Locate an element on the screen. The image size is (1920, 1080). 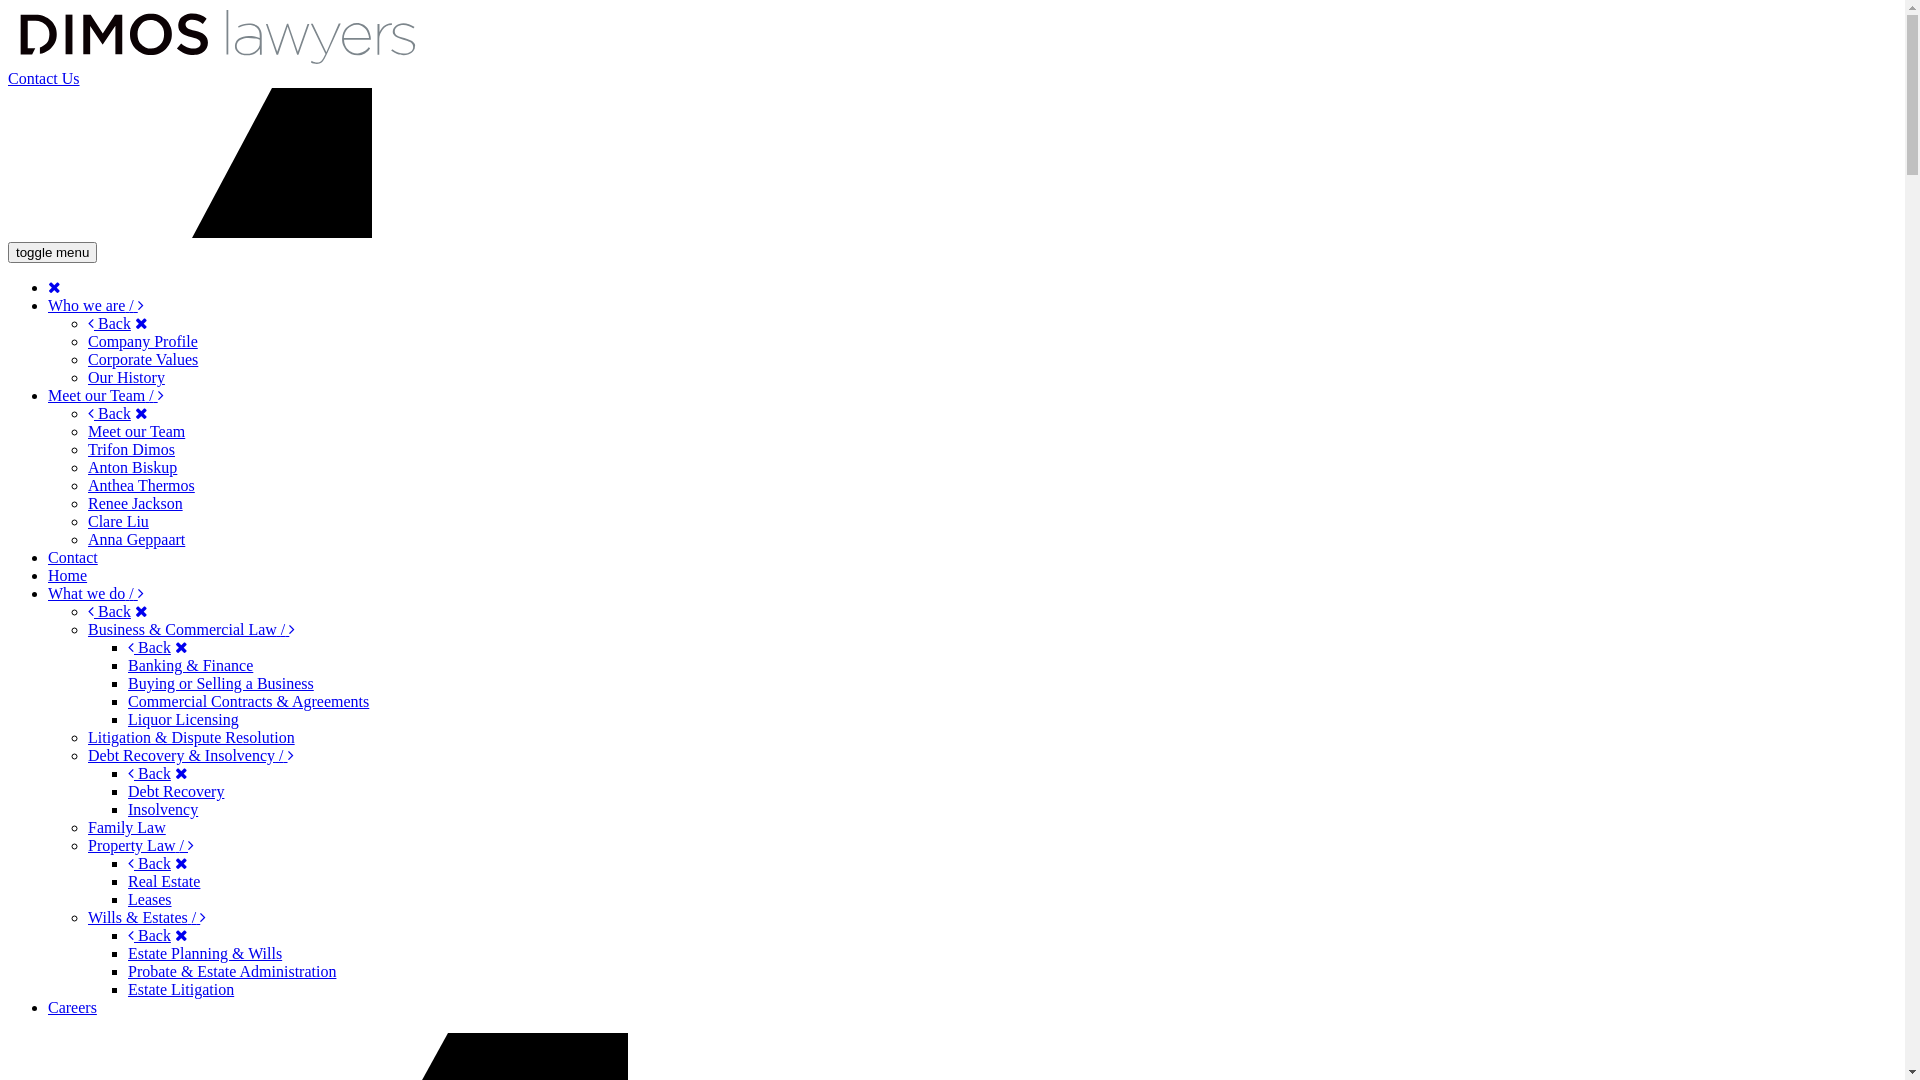
'Company Profile' is located at coordinates (86, 340).